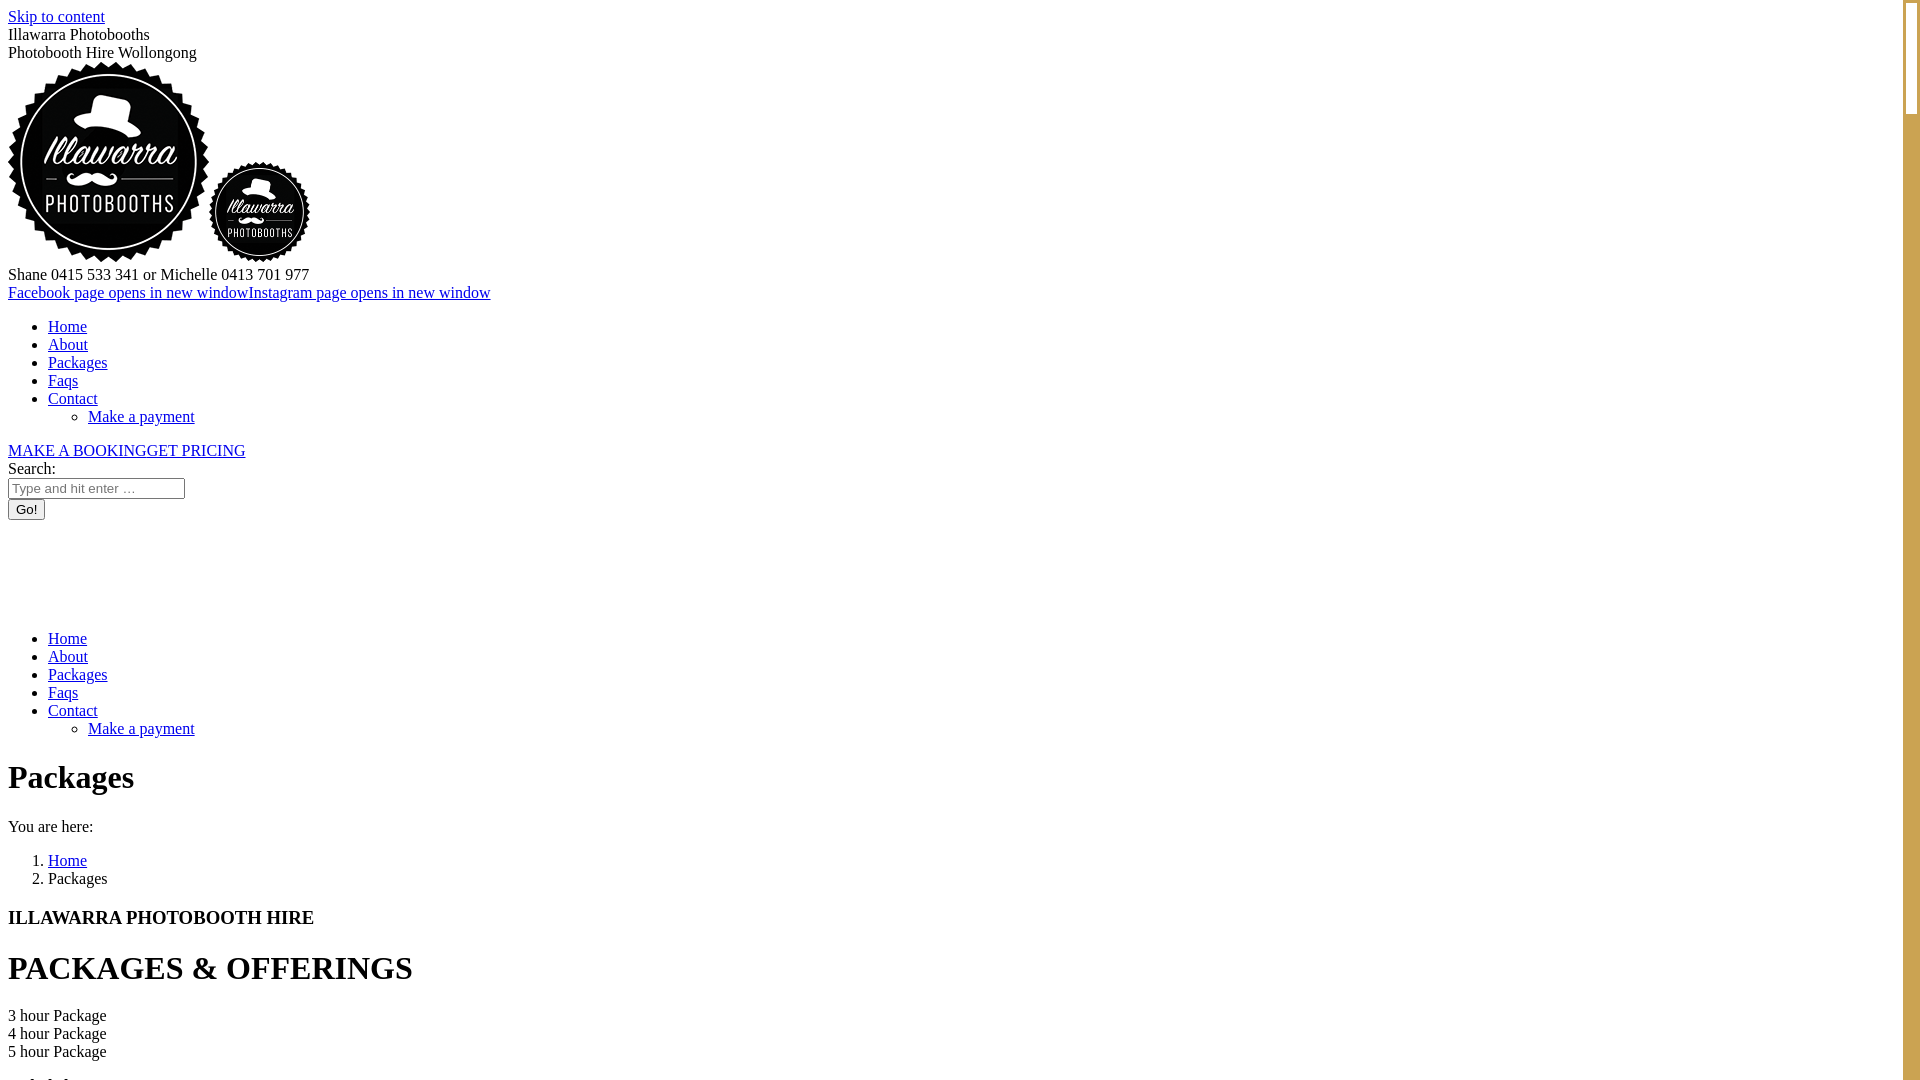 The image size is (1920, 1080). What do you see at coordinates (48, 656) in the screenshot?
I see `'About'` at bounding box center [48, 656].